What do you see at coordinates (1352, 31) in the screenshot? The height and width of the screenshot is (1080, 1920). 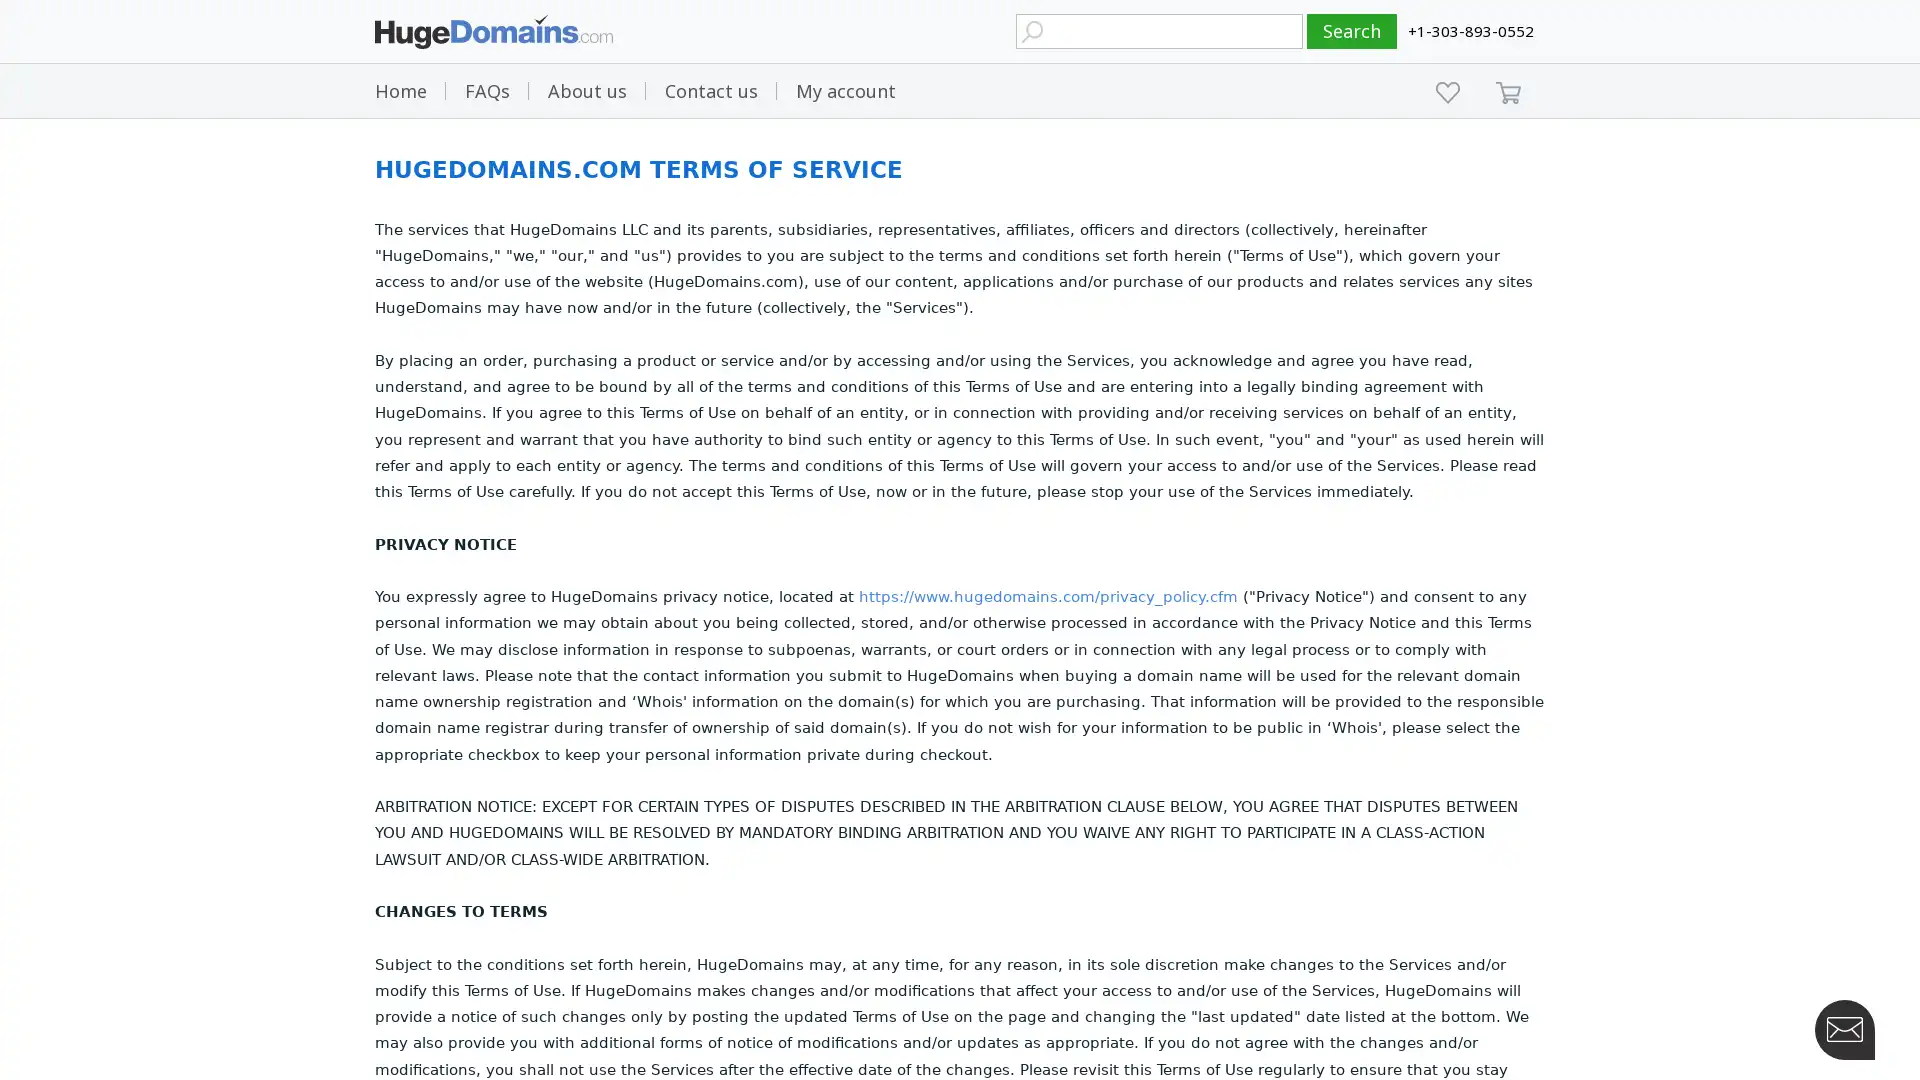 I see `Search` at bounding box center [1352, 31].